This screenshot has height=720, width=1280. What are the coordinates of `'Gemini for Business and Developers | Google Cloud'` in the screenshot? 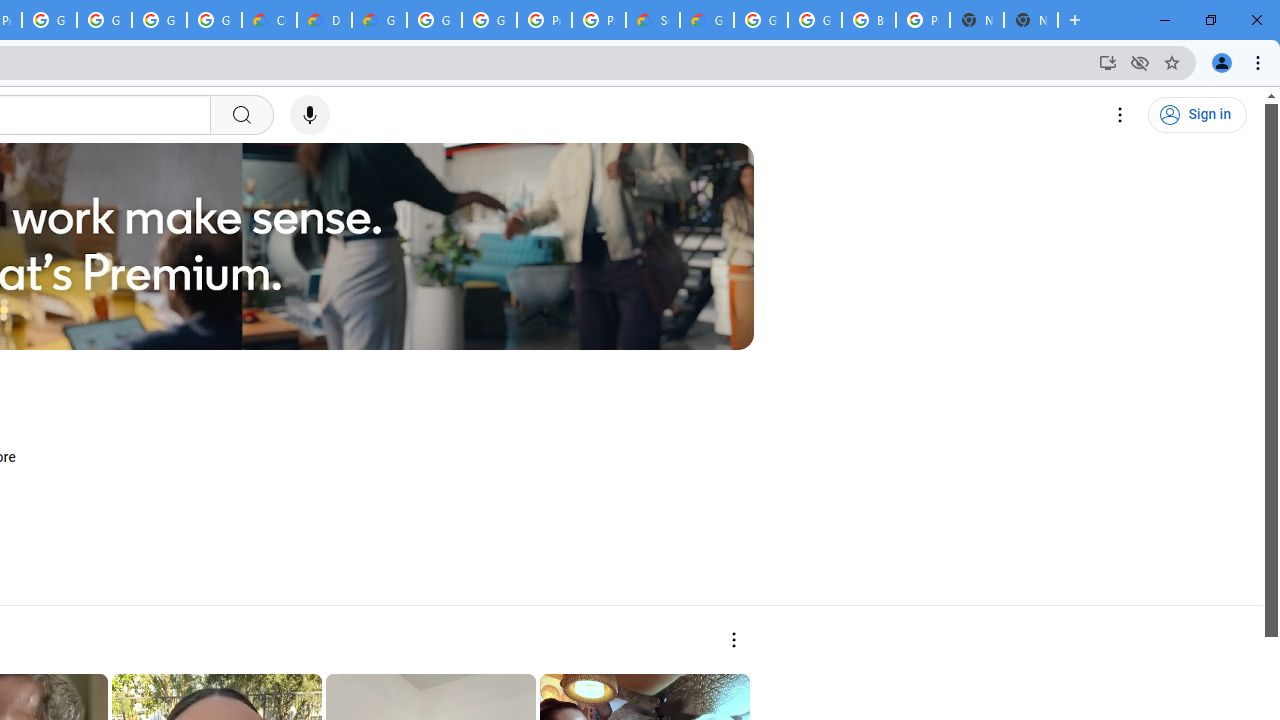 It's located at (379, 20).